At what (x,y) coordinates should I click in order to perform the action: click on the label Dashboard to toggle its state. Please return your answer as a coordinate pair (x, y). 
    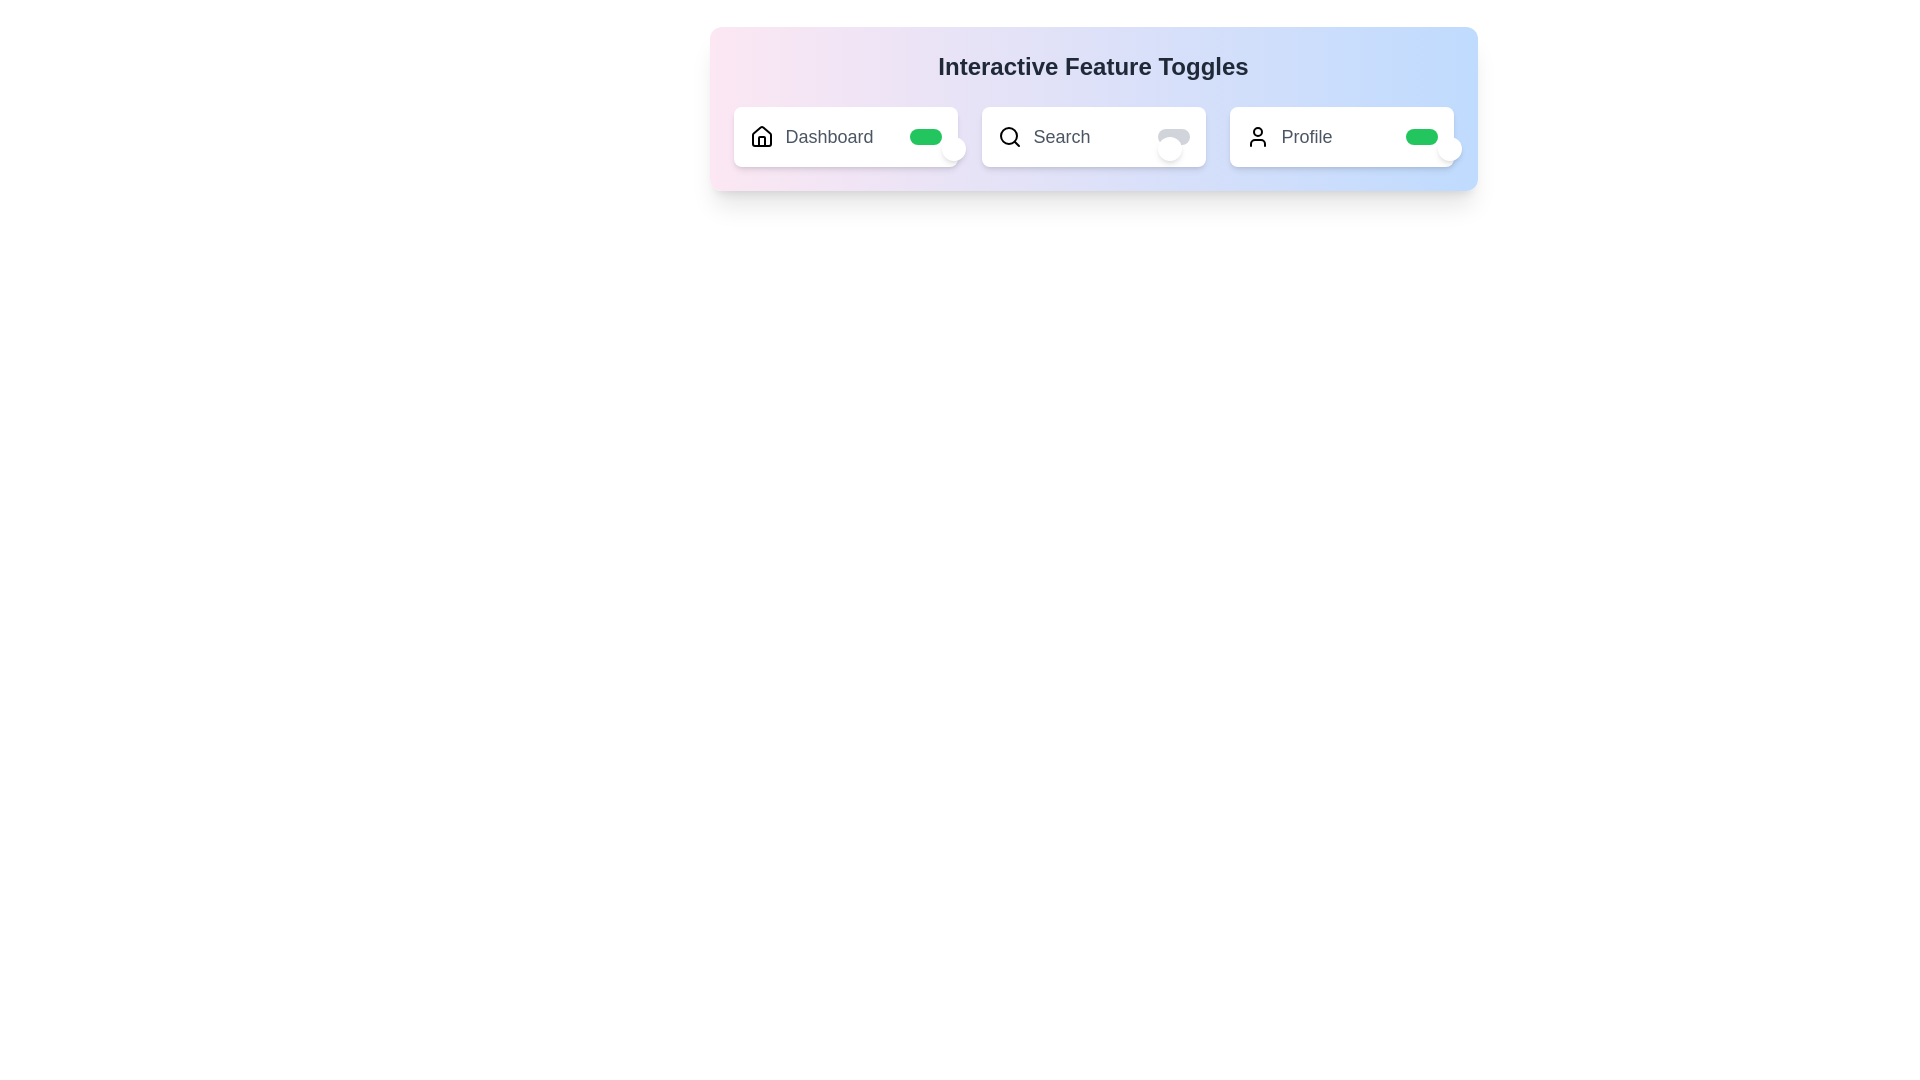
    Looking at the image, I should click on (845, 136).